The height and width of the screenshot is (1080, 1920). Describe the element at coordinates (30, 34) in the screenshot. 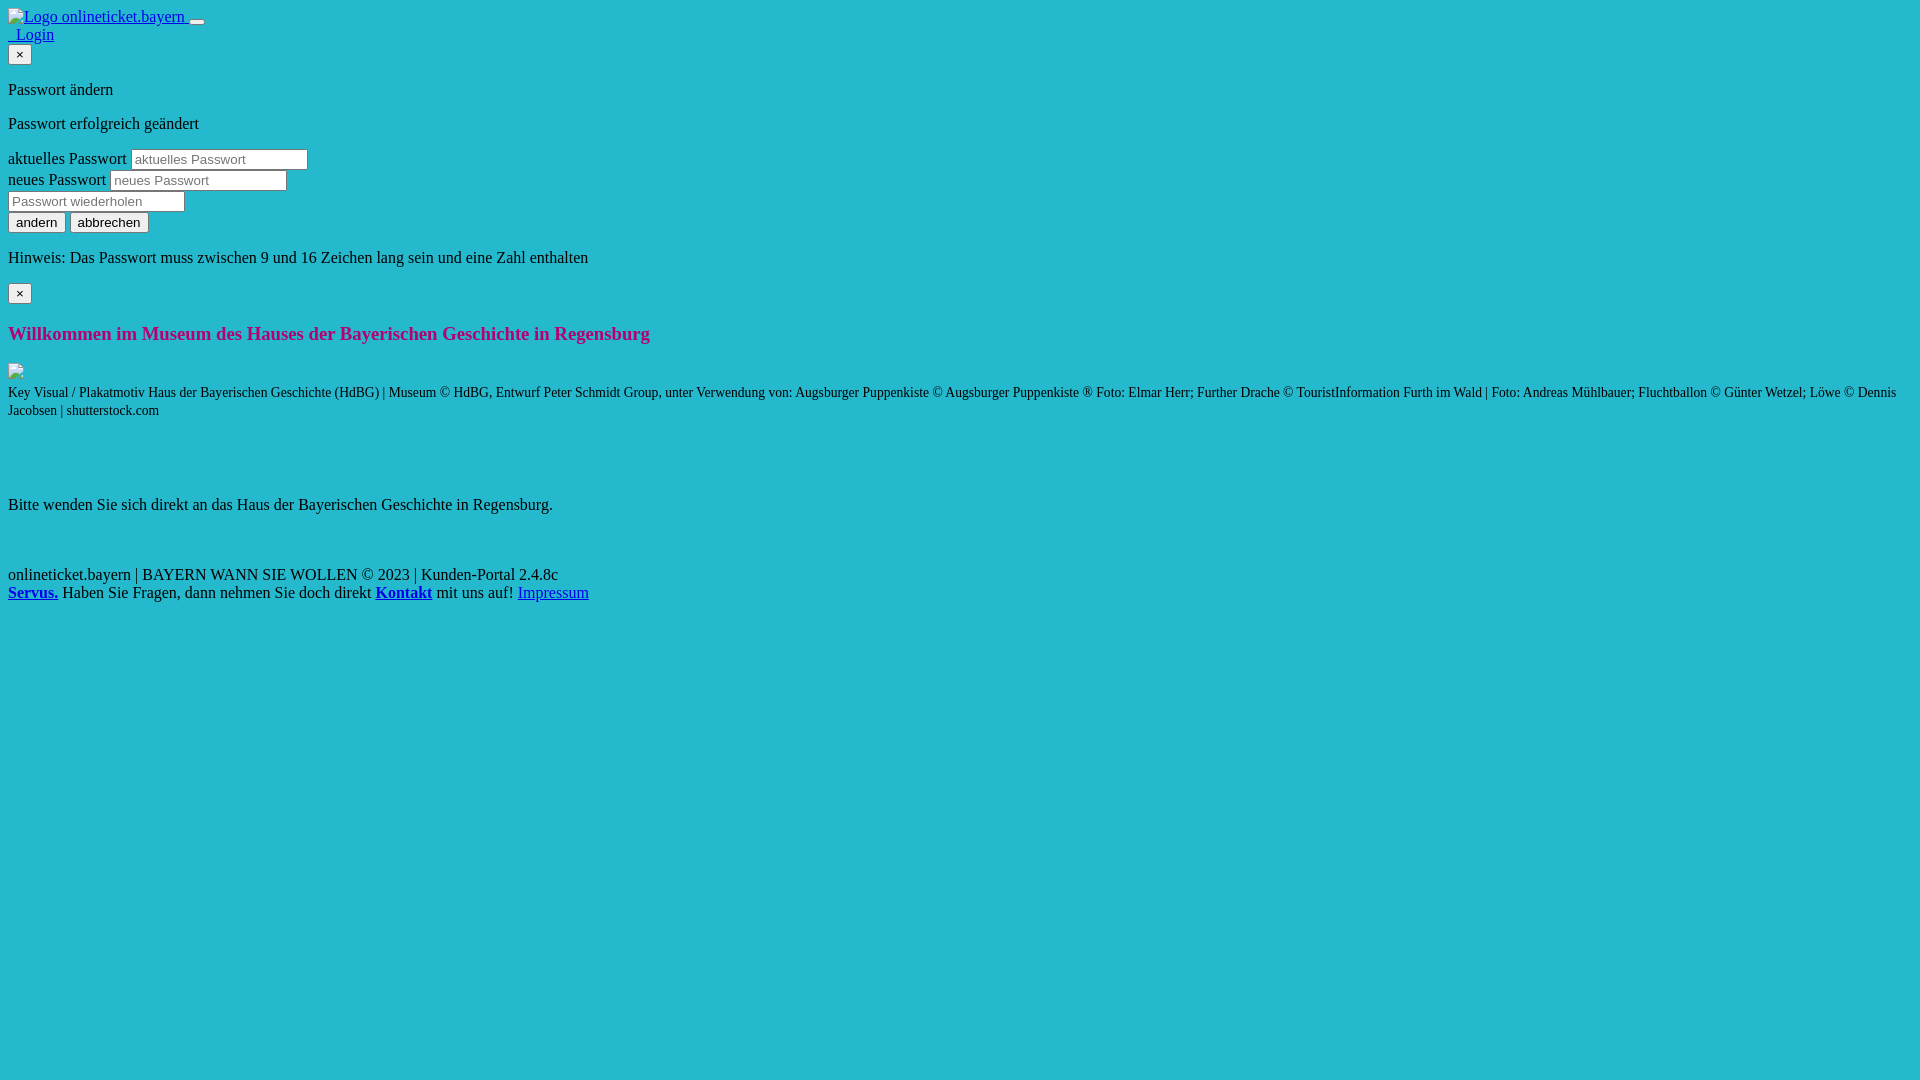

I see `'  Login'` at that location.